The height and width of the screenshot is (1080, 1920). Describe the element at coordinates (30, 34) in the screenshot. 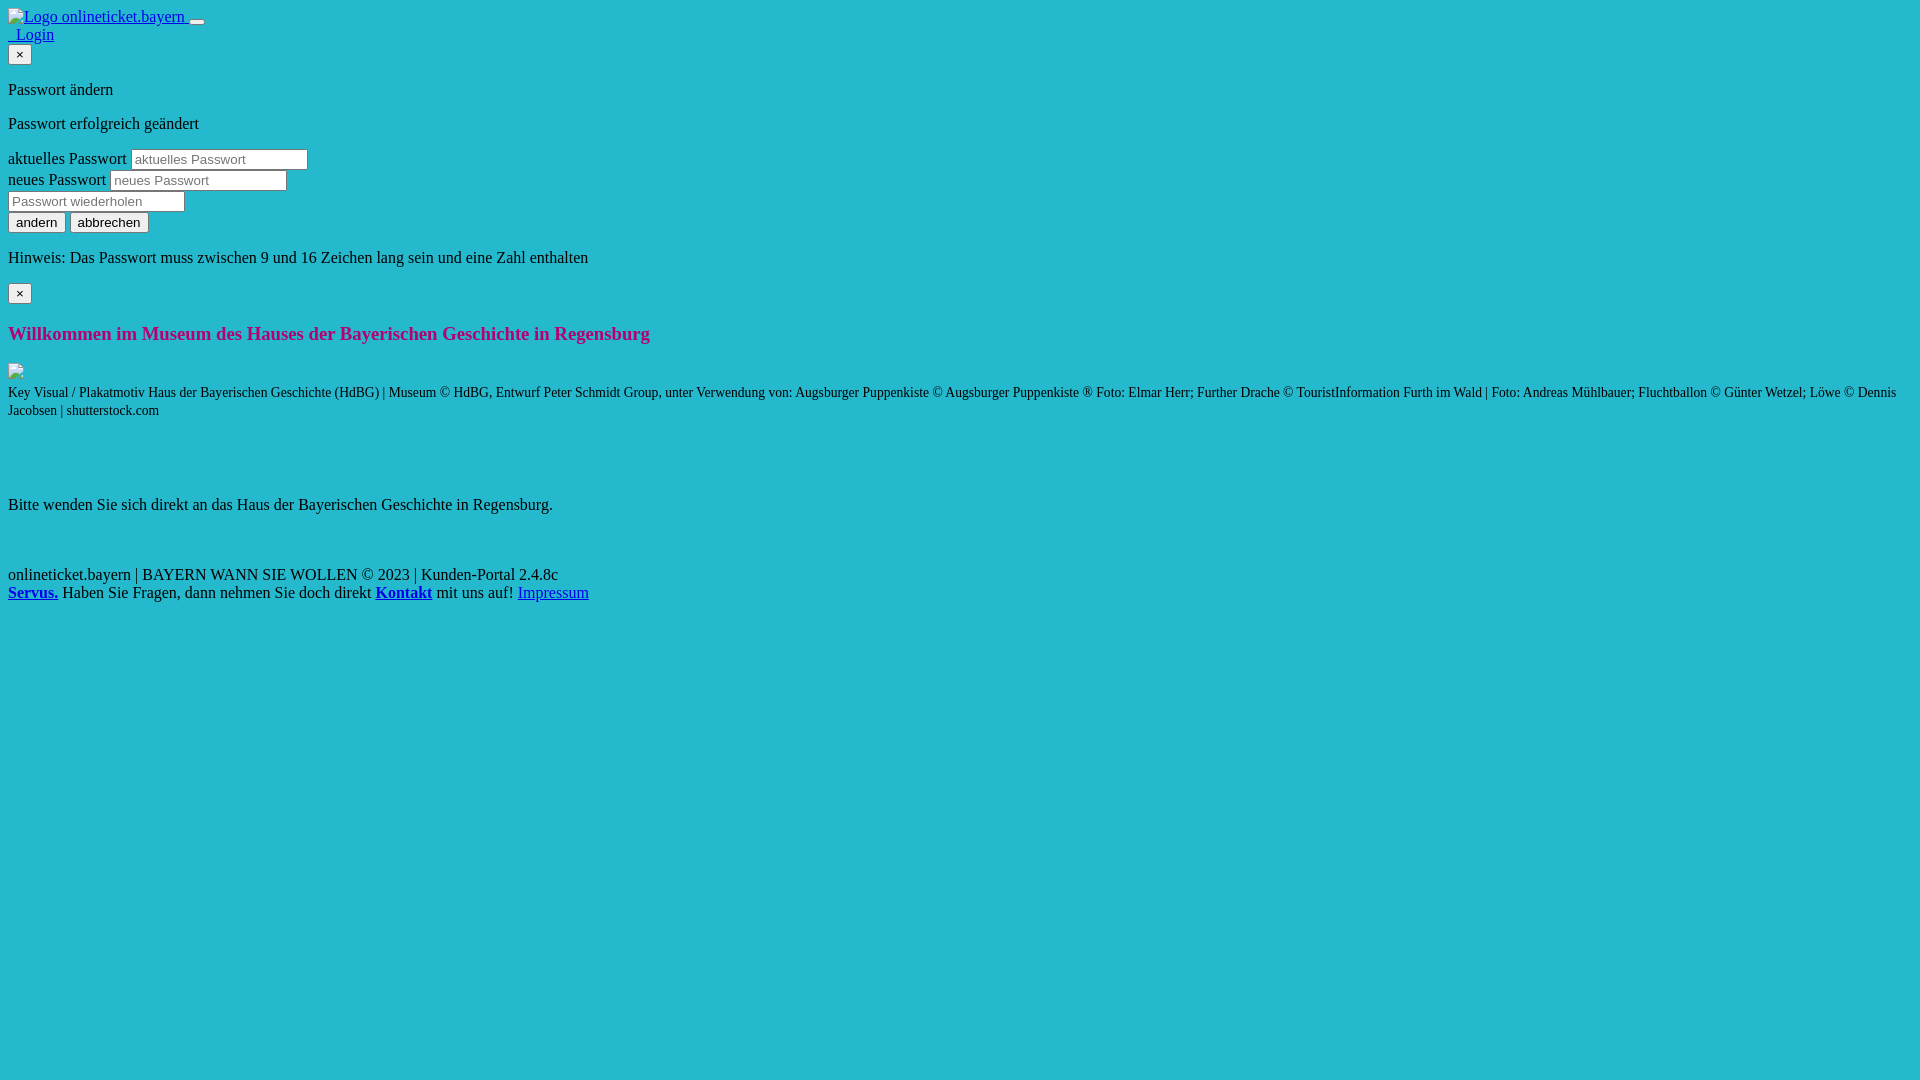

I see `'  Login'` at that location.